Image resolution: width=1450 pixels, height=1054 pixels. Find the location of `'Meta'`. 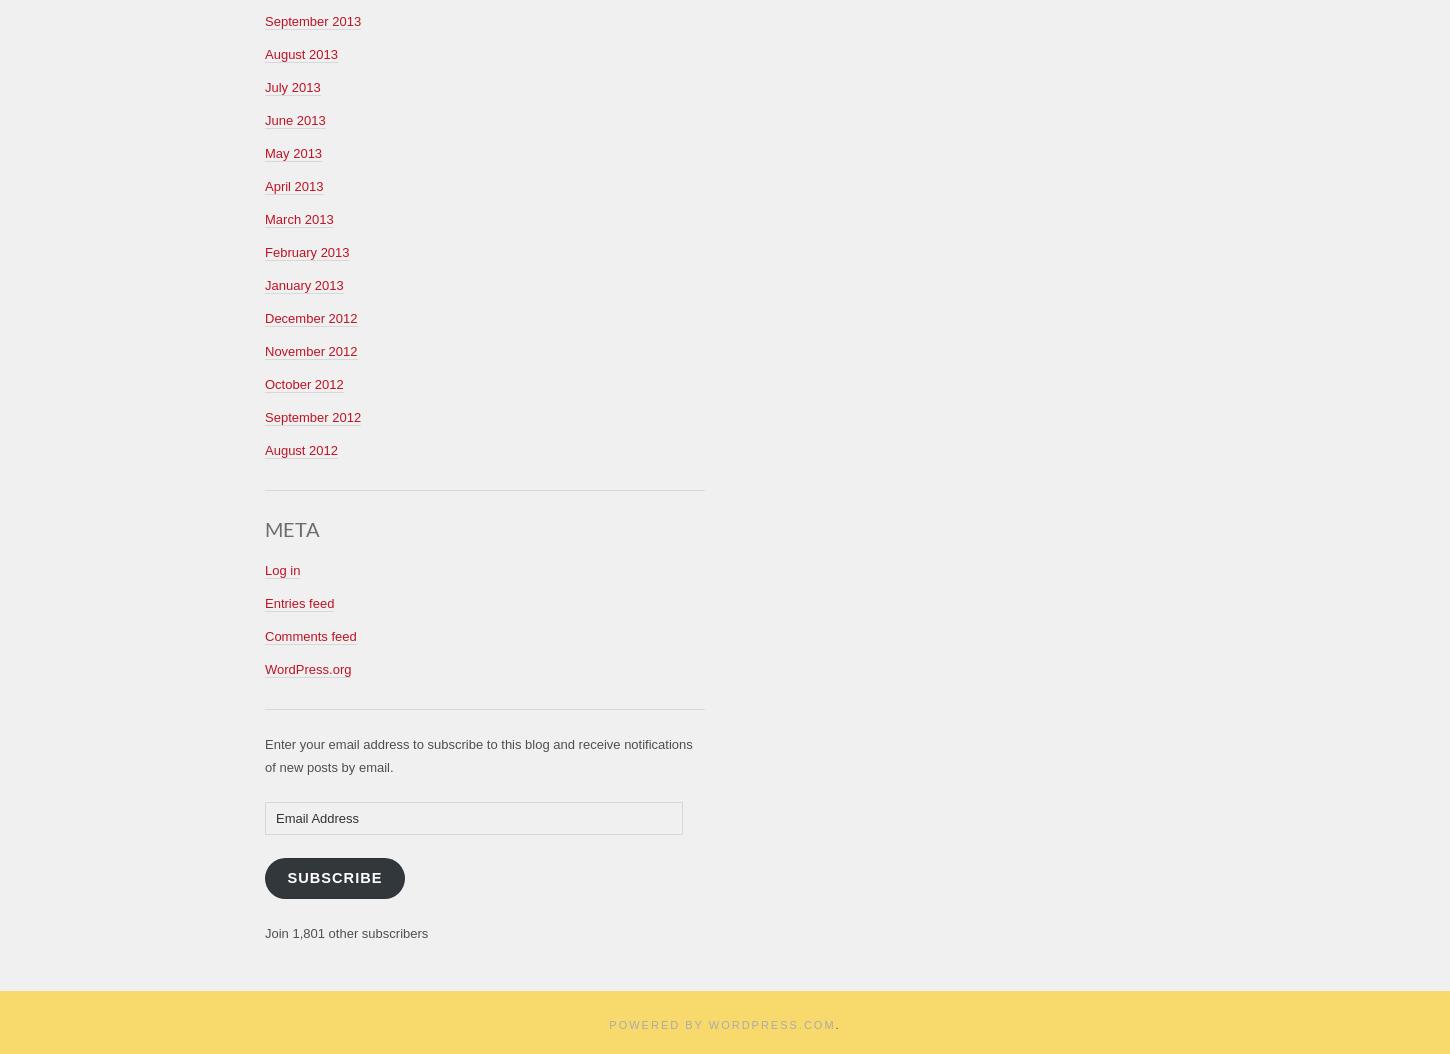

'Meta' is located at coordinates (292, 527).